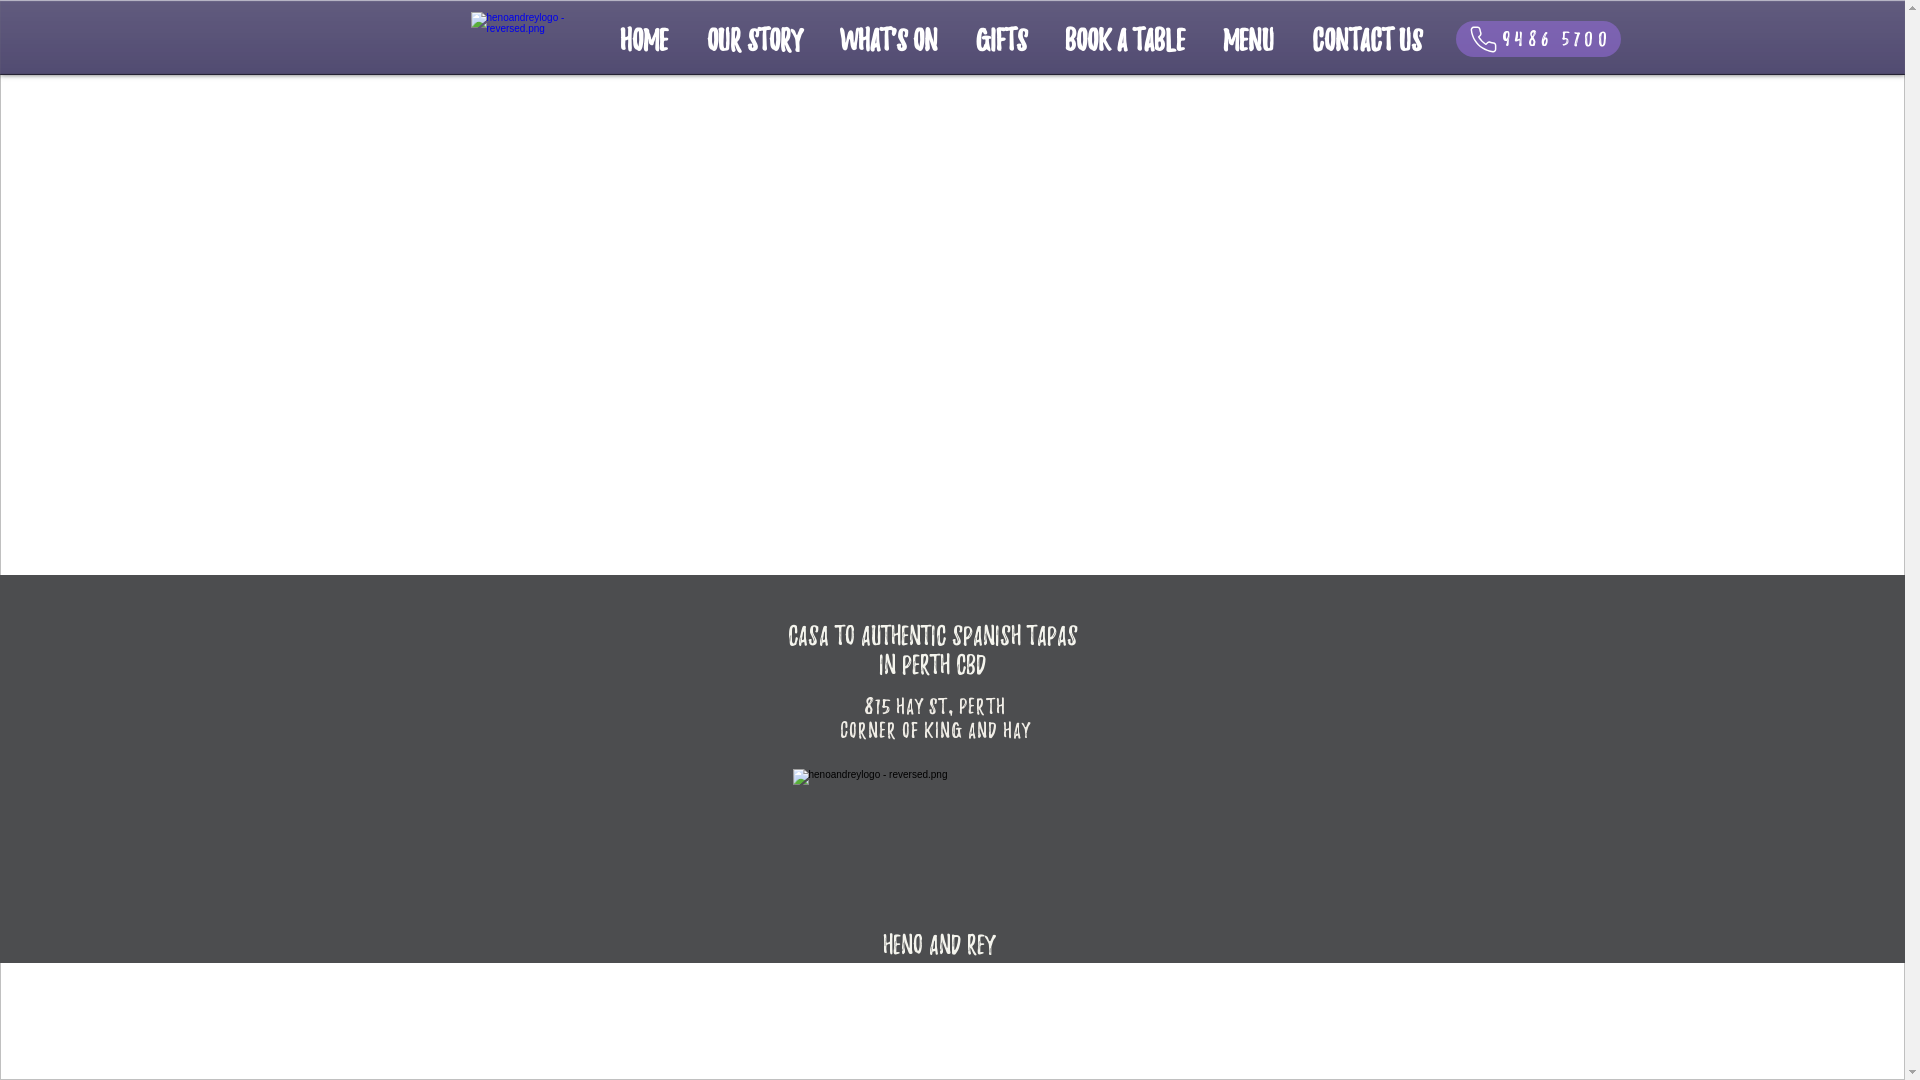  Describe the element at coordinates (1247, 38) in the screenshot. I see `'MENU'` at that location.